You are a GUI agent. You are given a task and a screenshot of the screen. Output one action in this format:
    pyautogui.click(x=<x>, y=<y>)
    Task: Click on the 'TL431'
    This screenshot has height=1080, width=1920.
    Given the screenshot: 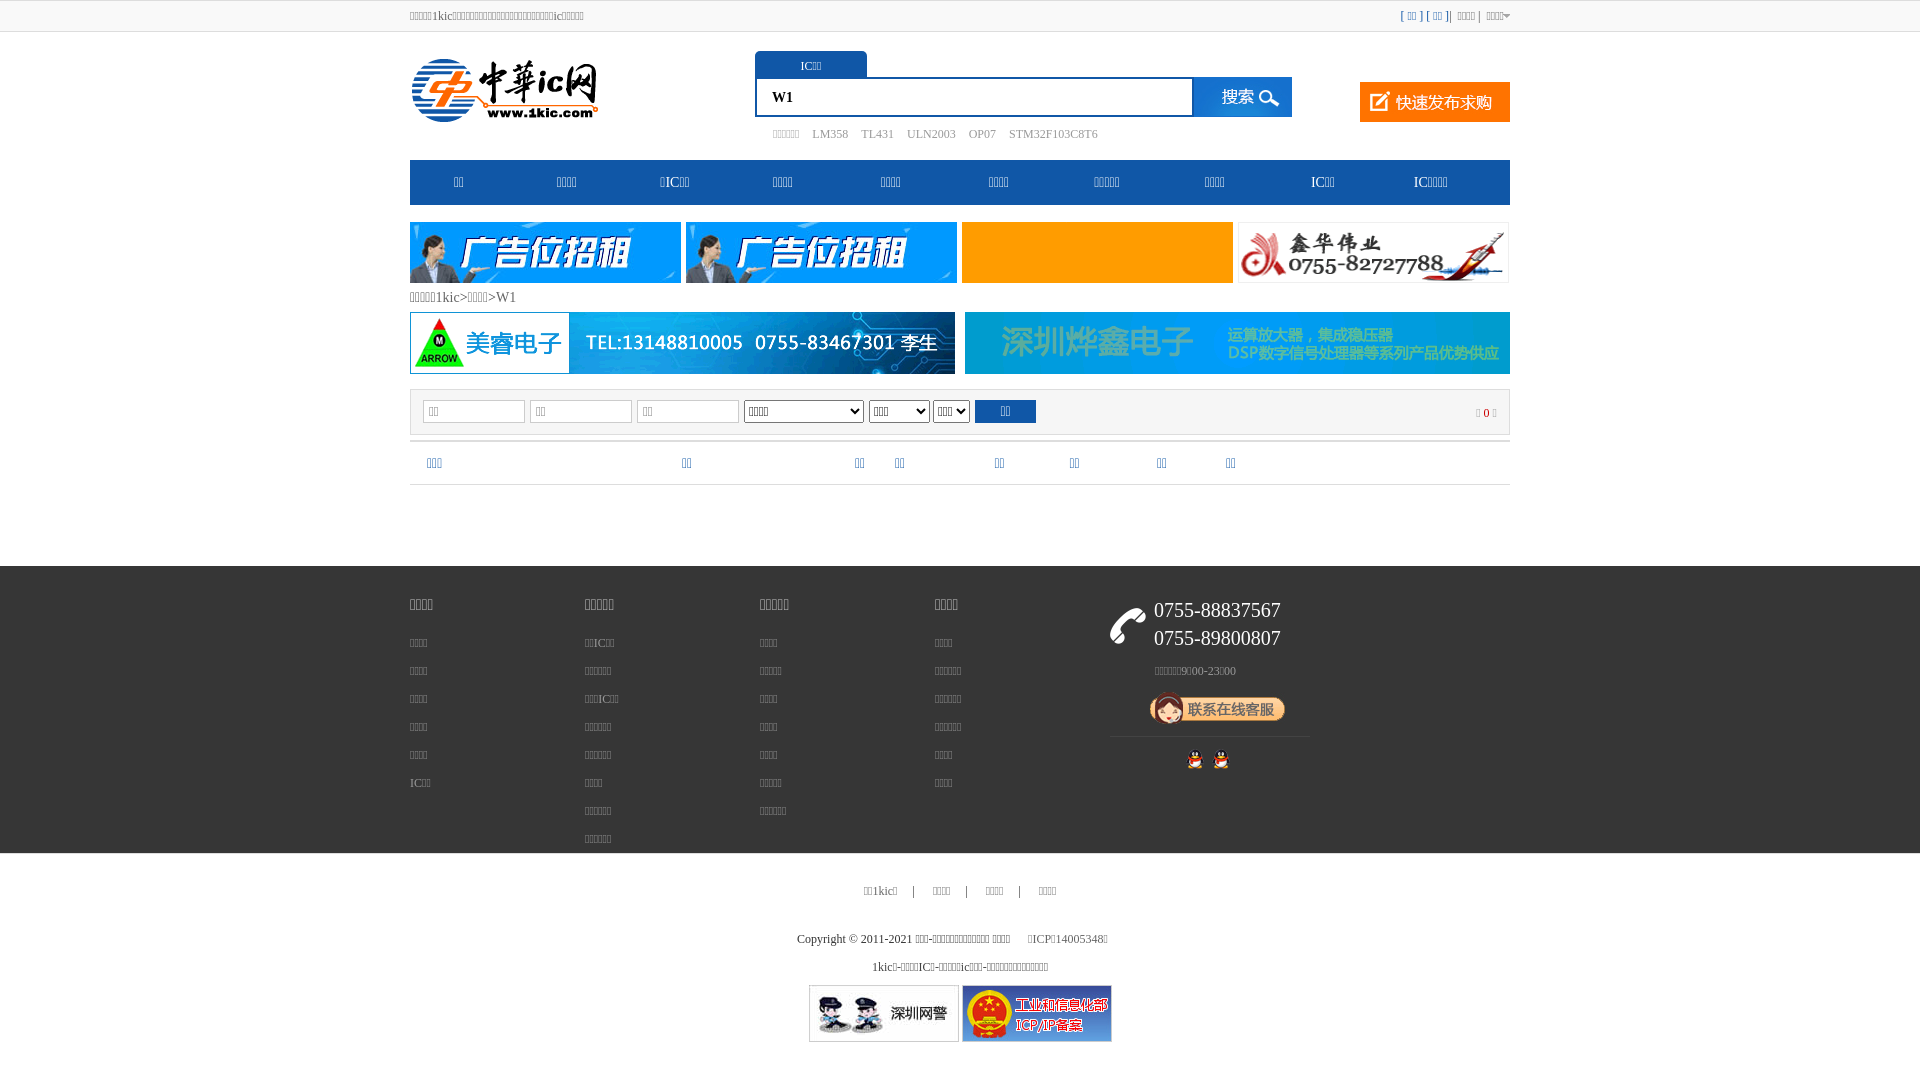 What is the action you would take?
    pyautogui.click(x=872, y=134)
    